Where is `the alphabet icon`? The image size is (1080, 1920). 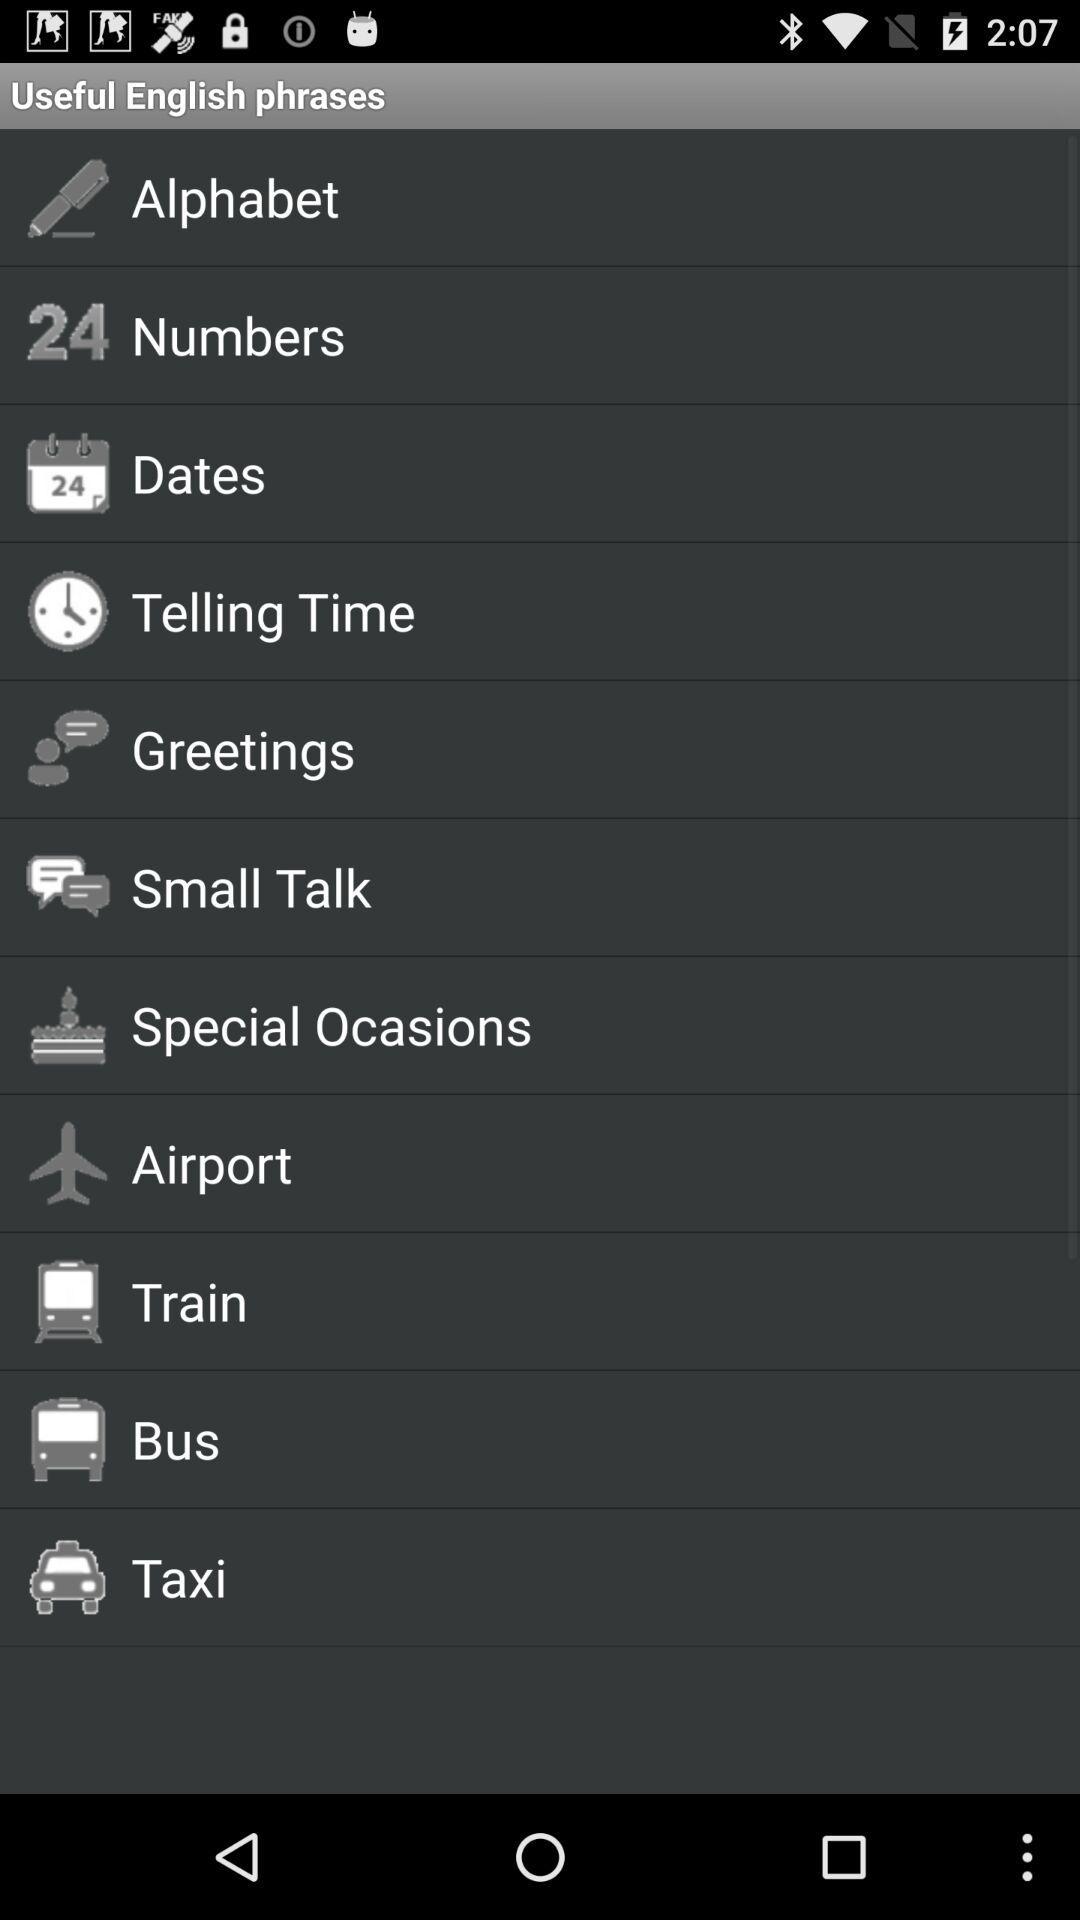
the alphabet icon is located at coordinates (582, 196).